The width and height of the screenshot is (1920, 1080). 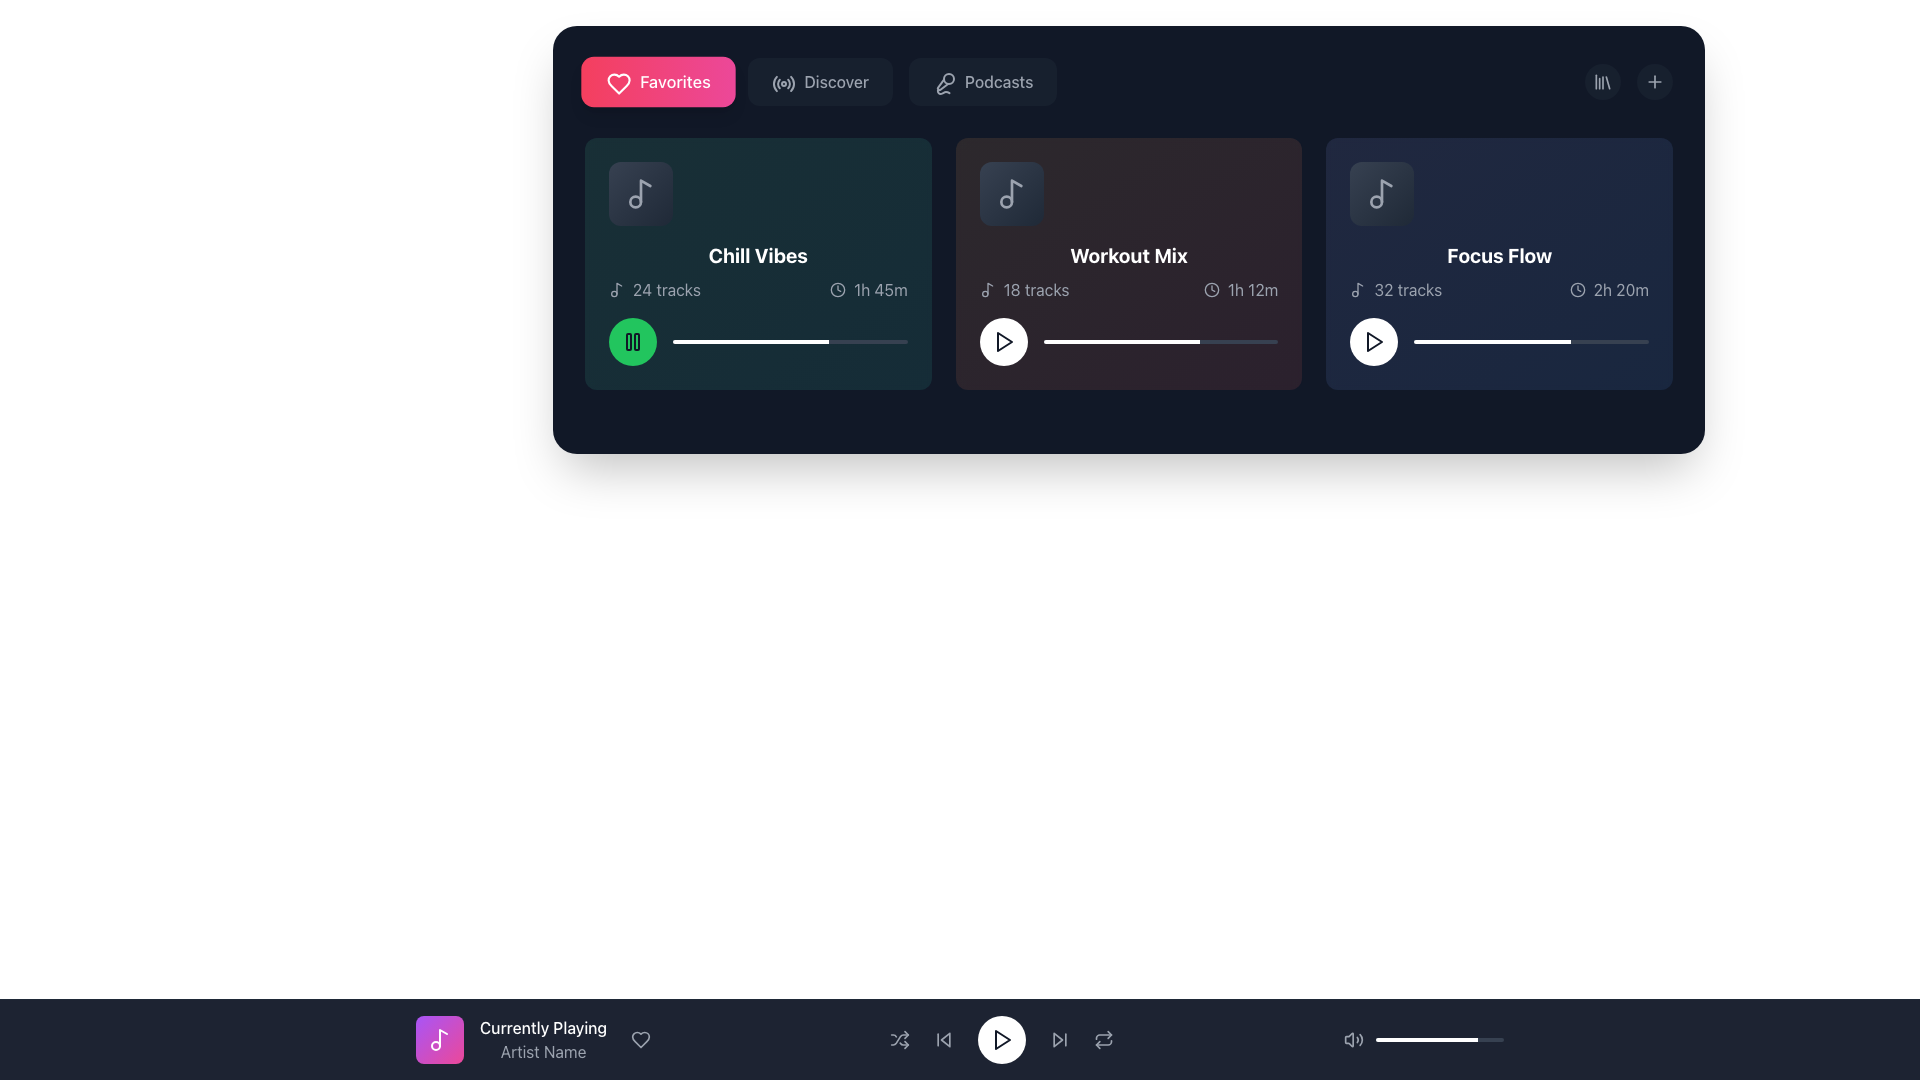 I want to click on the horizontal progress bar located in the bottom right section of the 'Focus Flow' card, so click(x=1499, y=341).